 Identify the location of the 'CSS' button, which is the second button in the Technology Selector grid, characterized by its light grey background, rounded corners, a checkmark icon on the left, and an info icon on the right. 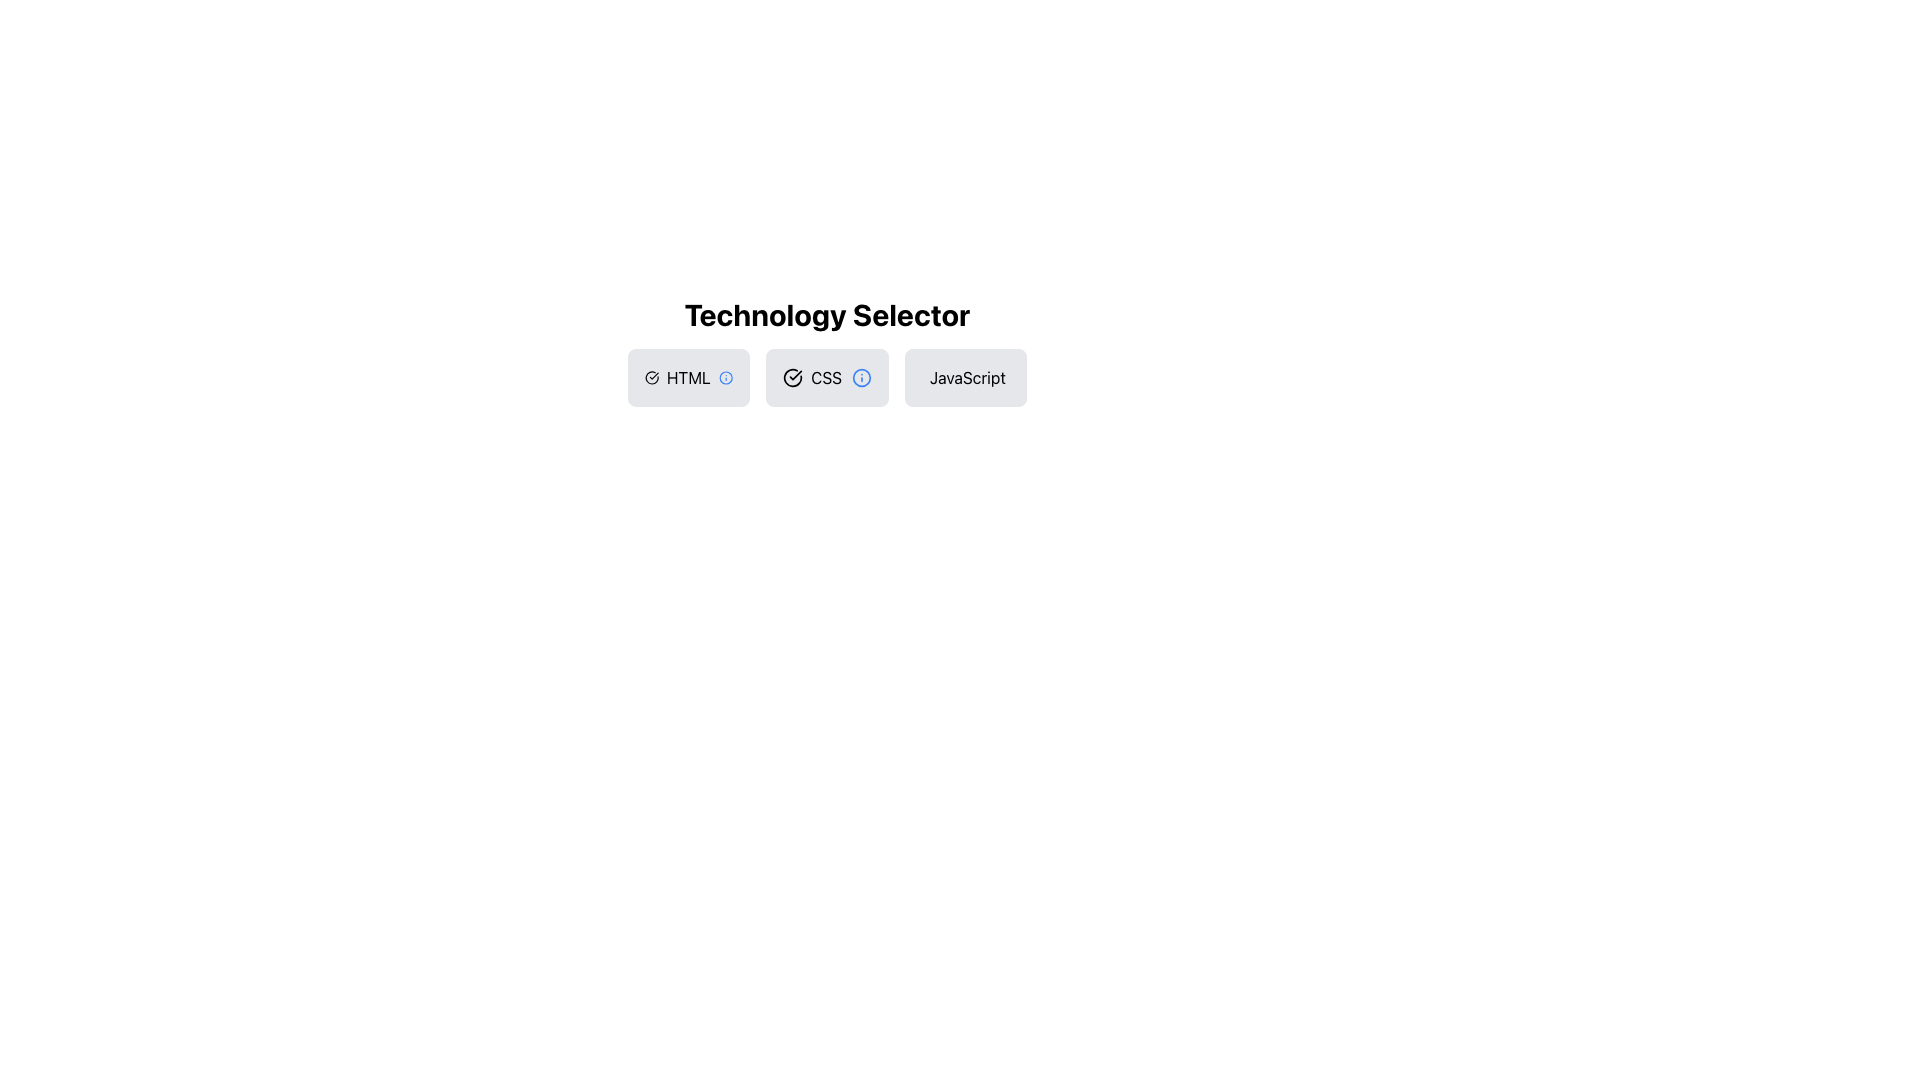
(826, 378).